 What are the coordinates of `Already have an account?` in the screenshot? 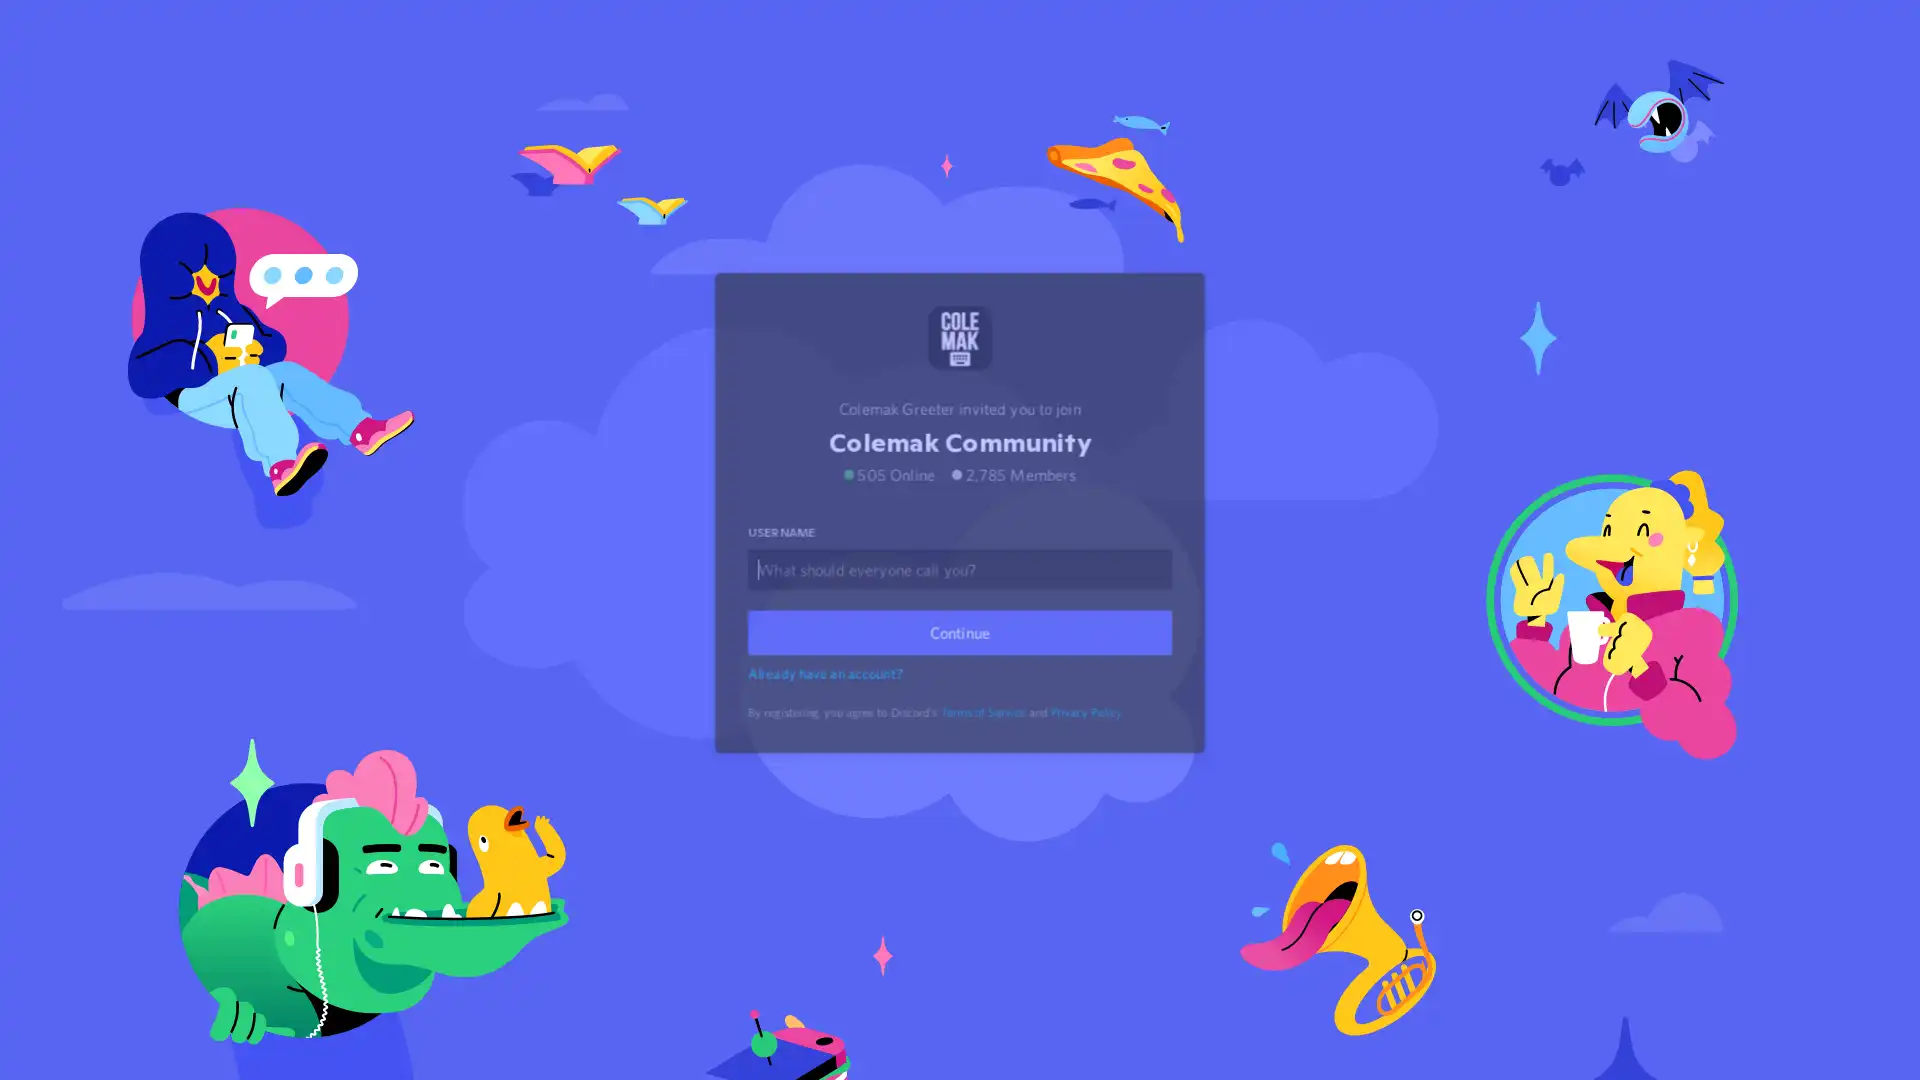 It's located at (828, 696).